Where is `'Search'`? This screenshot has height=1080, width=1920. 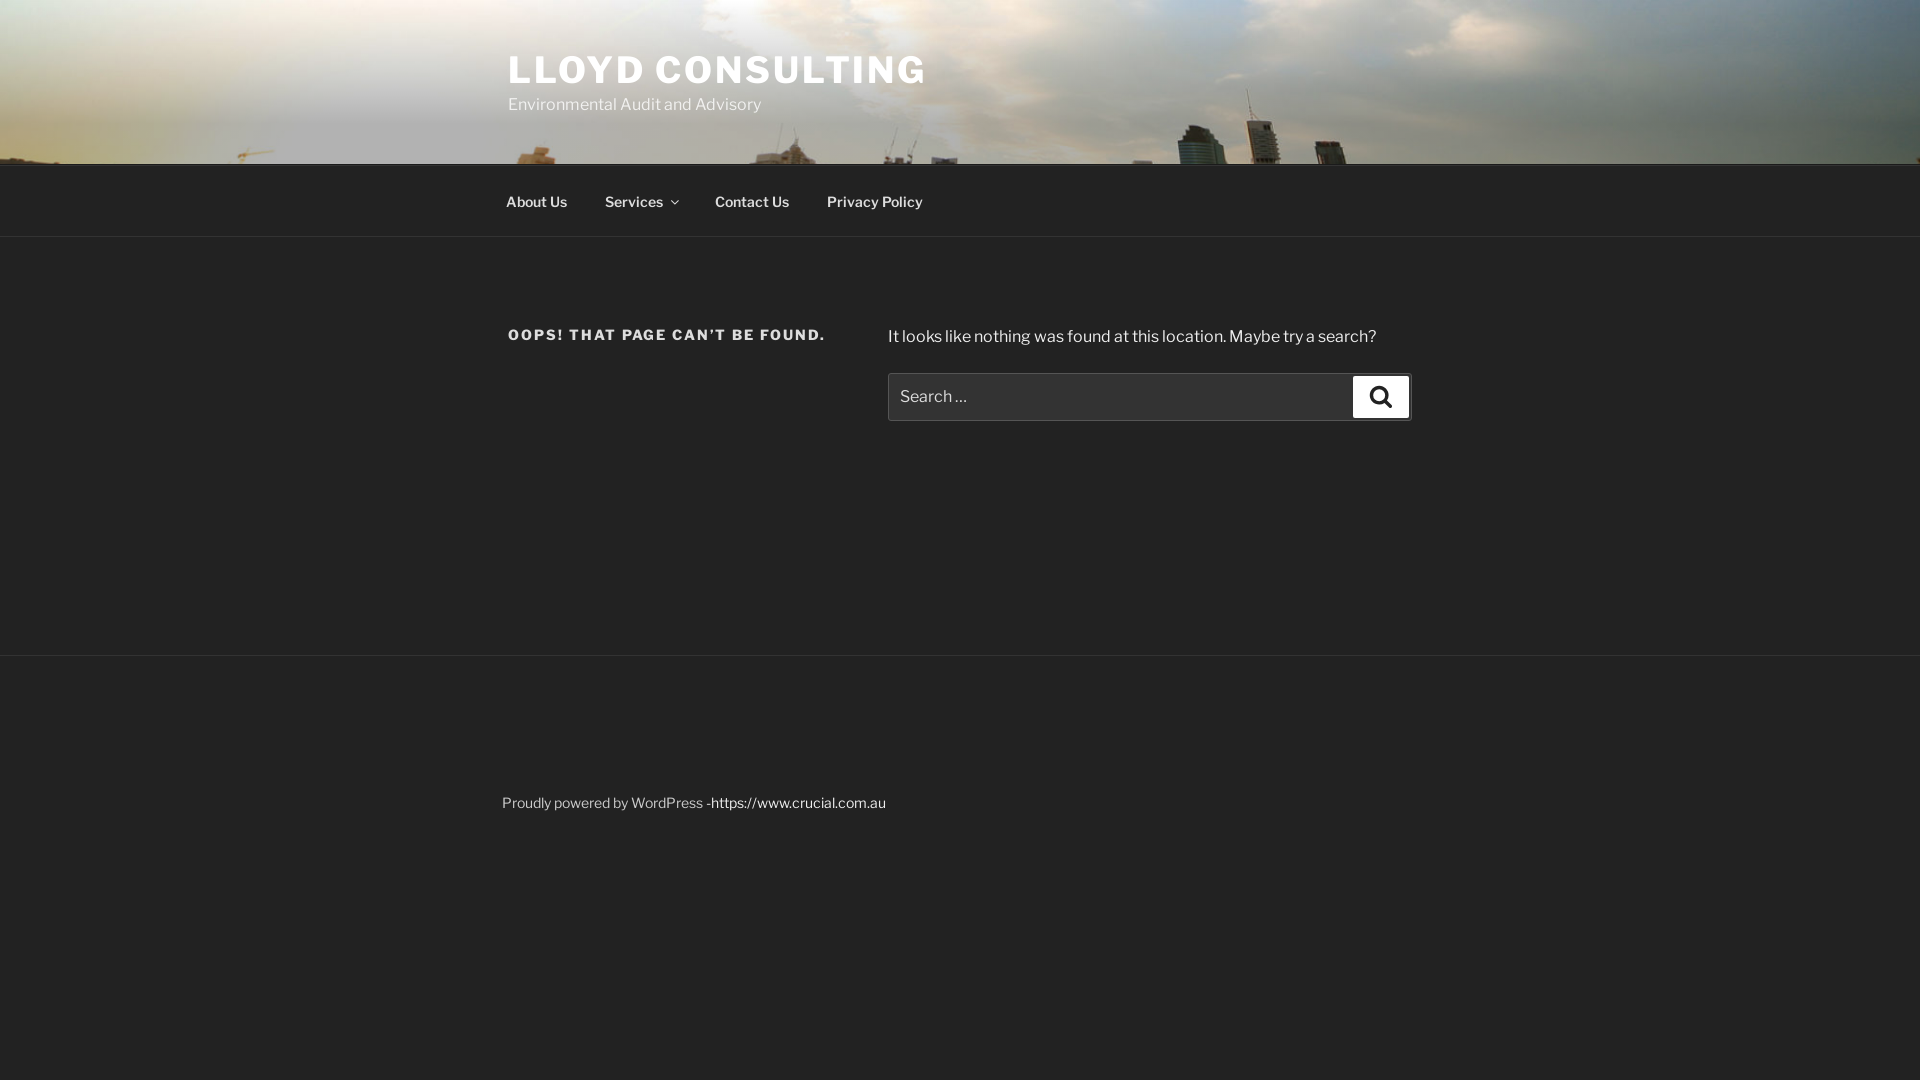
'Search' is located at coordinates (1353, 397).